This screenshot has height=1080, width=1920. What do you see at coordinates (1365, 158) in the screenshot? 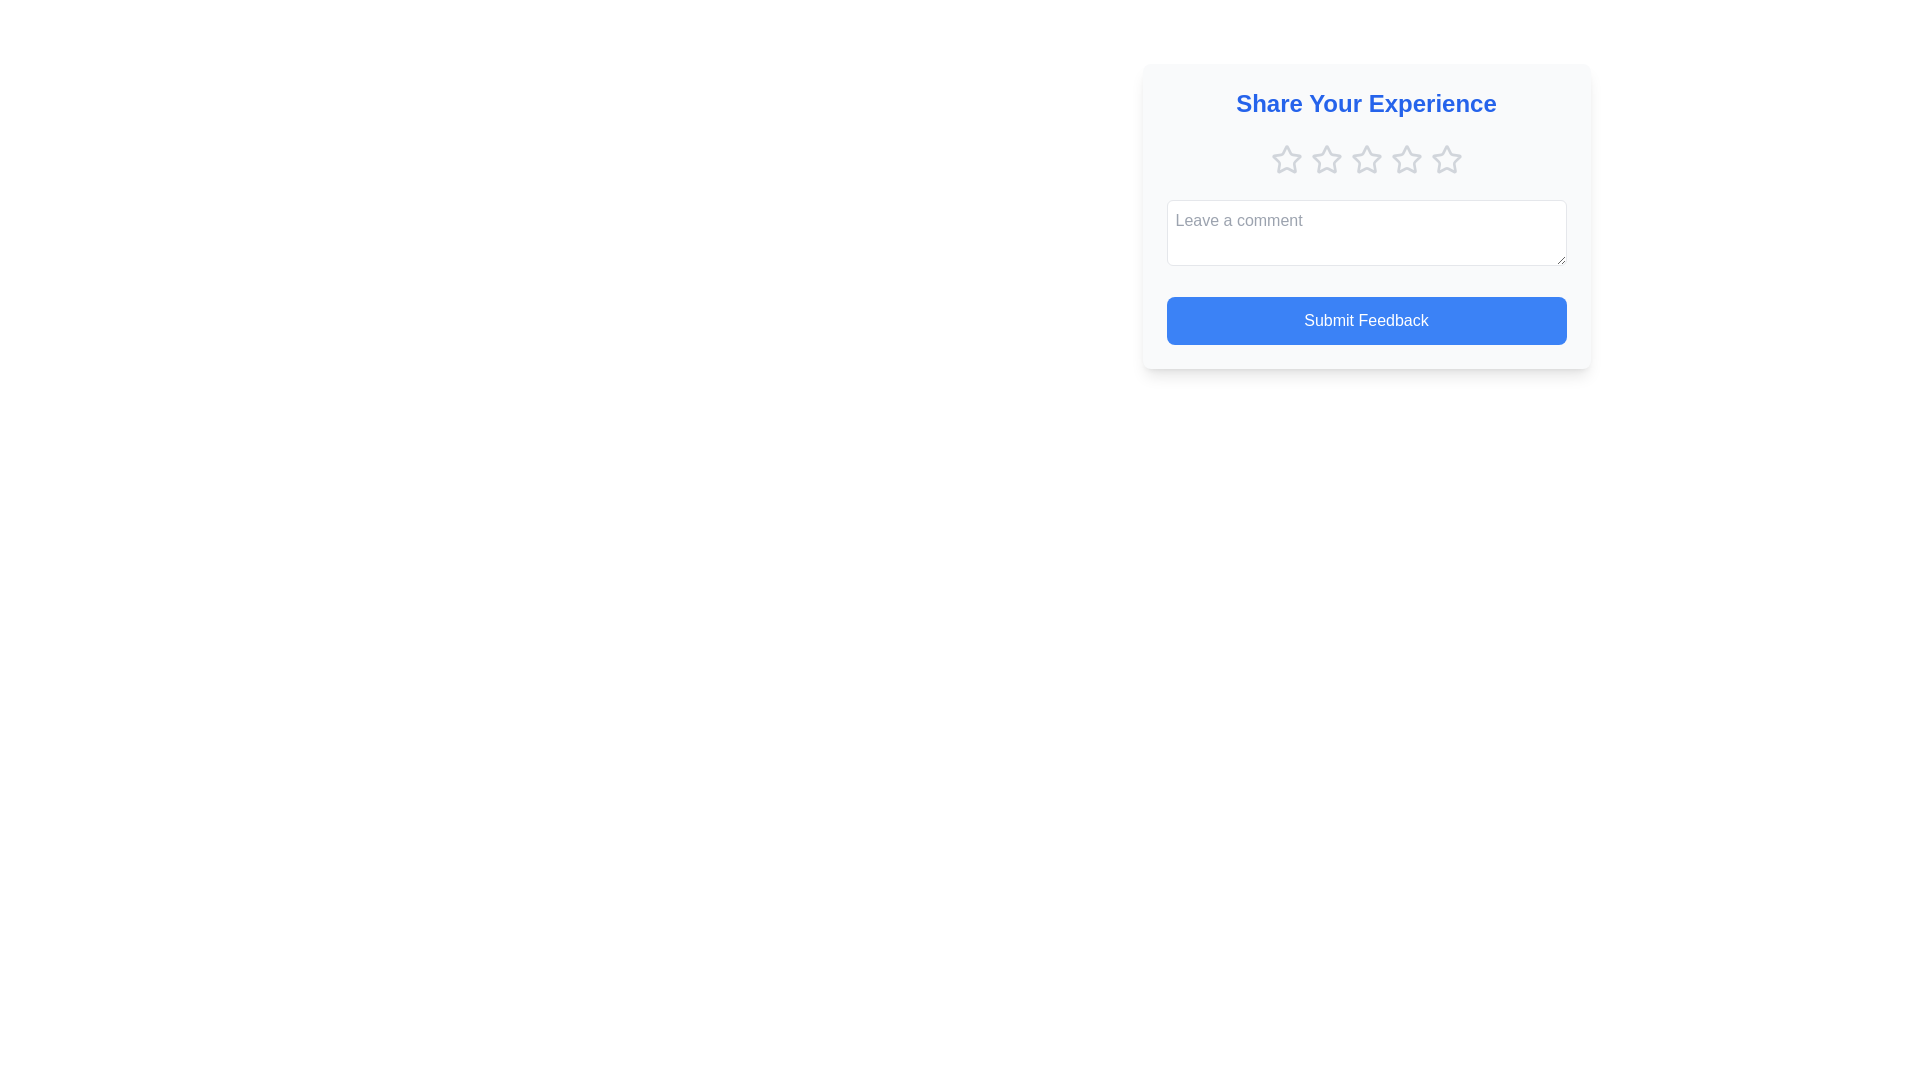
I see `the central star in the rating stars group located below the heading 'Share Your Experience'` at bounding box center [1365, 158].